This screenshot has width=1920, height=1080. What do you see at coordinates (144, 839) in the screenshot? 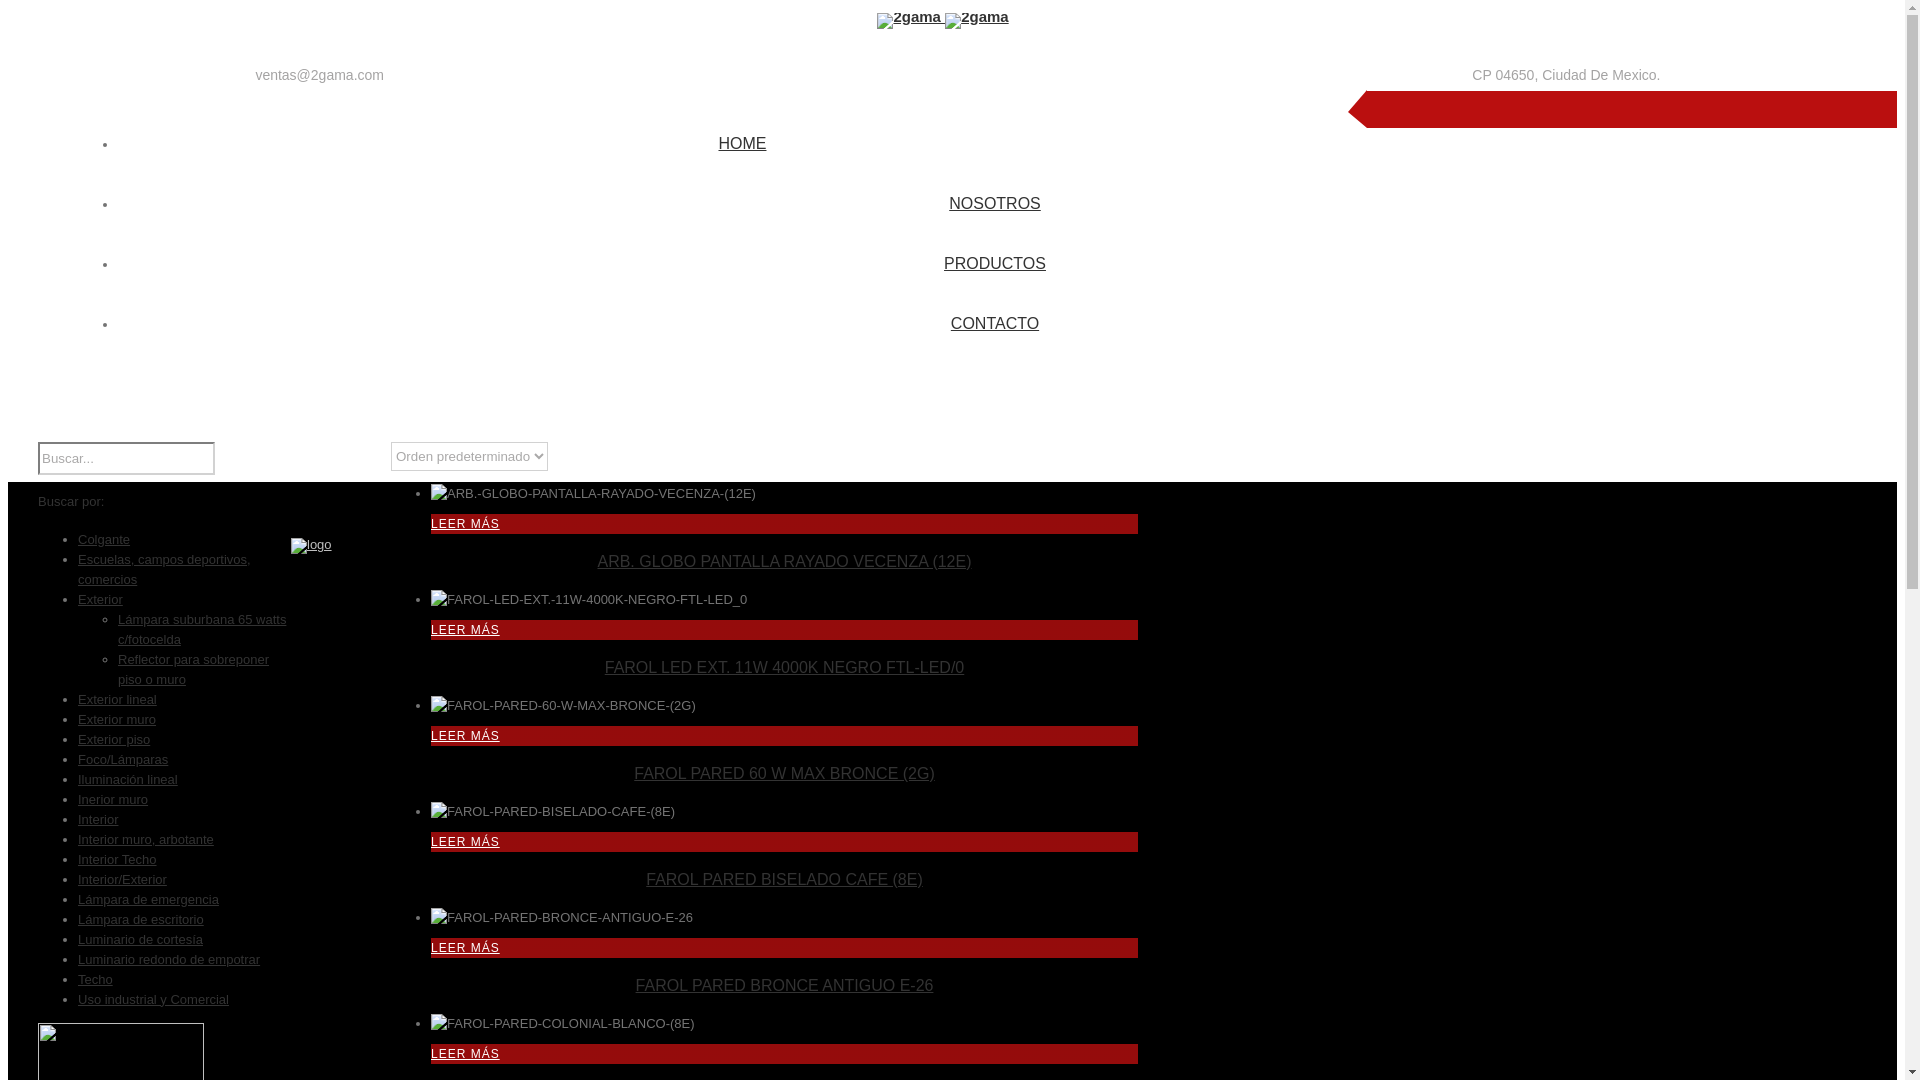
I see `'Interior muro, arbotante'` at bounding box center [144, 839].